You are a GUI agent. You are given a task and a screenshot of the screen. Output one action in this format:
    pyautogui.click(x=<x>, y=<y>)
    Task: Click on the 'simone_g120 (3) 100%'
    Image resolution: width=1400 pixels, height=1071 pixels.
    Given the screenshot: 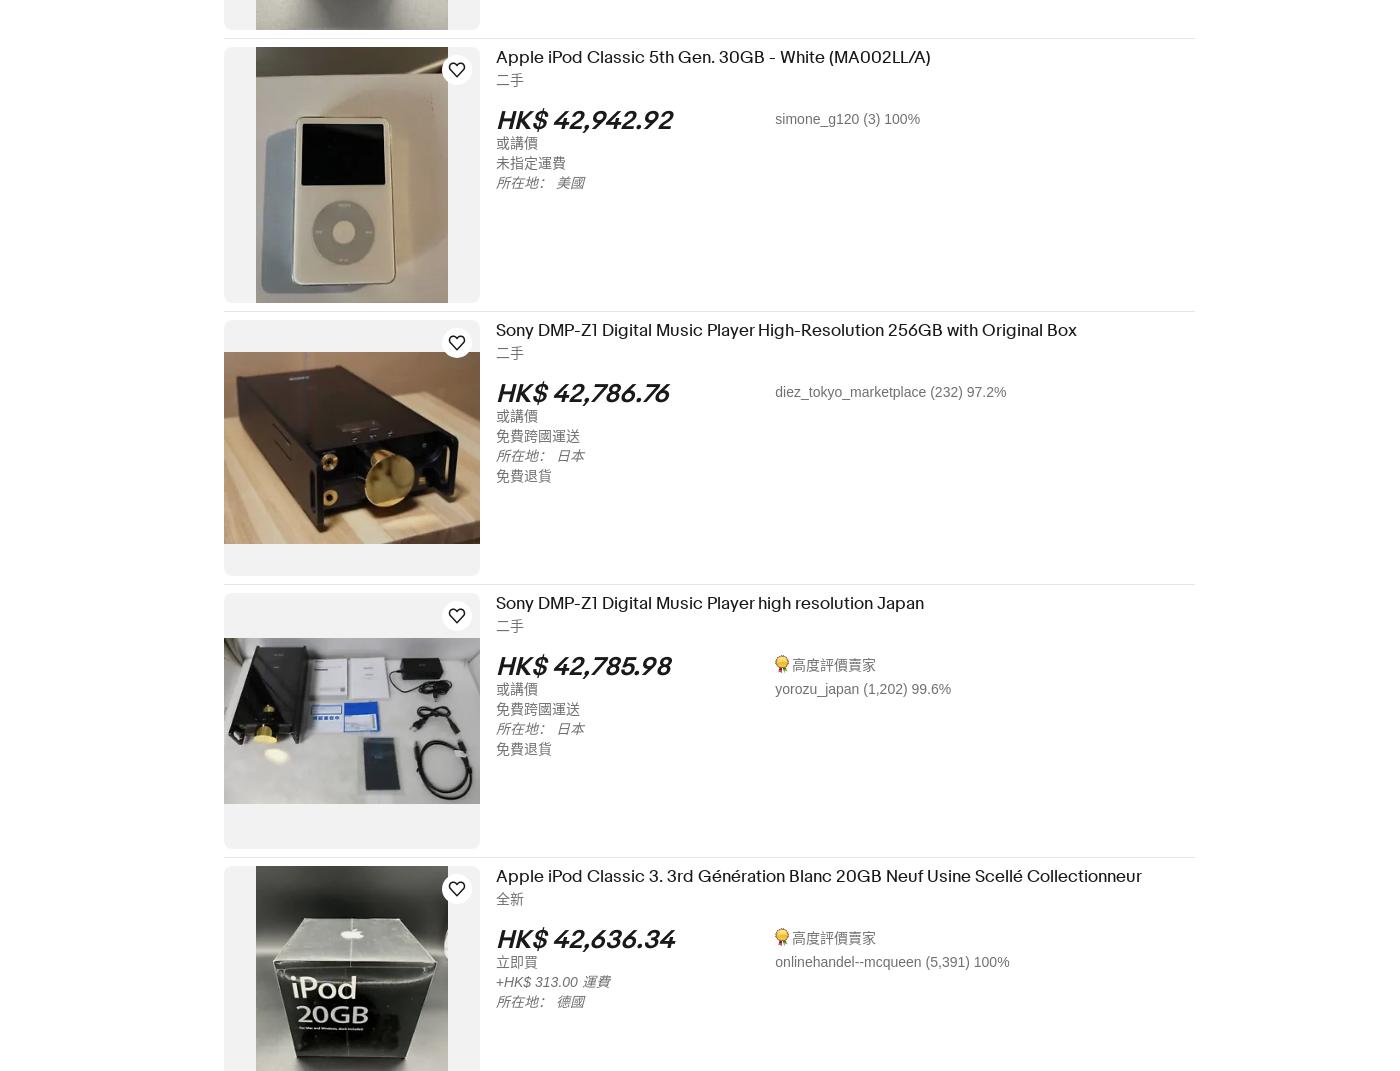 What is the action you would take?
    pyautogui.click(x=860, y=118)
    